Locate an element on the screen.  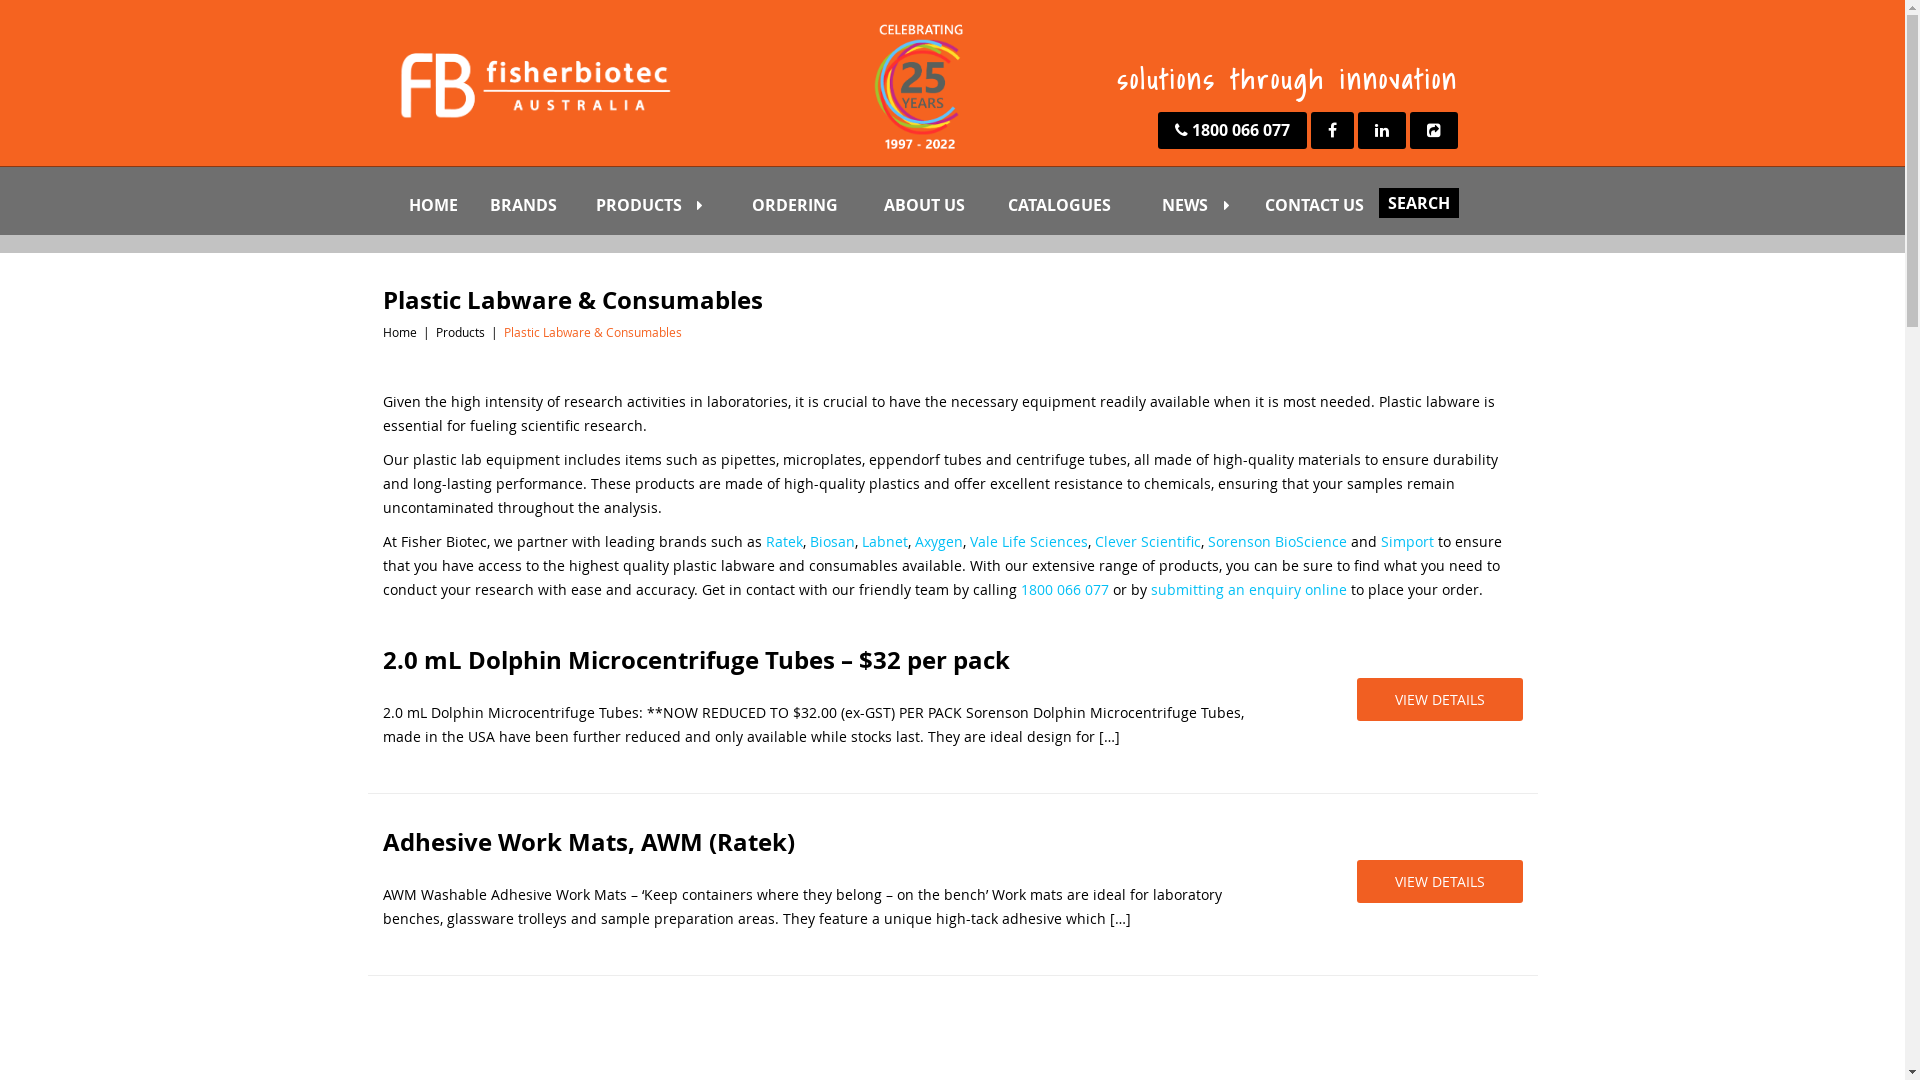
'Products' is located at coordinates (459, 330).